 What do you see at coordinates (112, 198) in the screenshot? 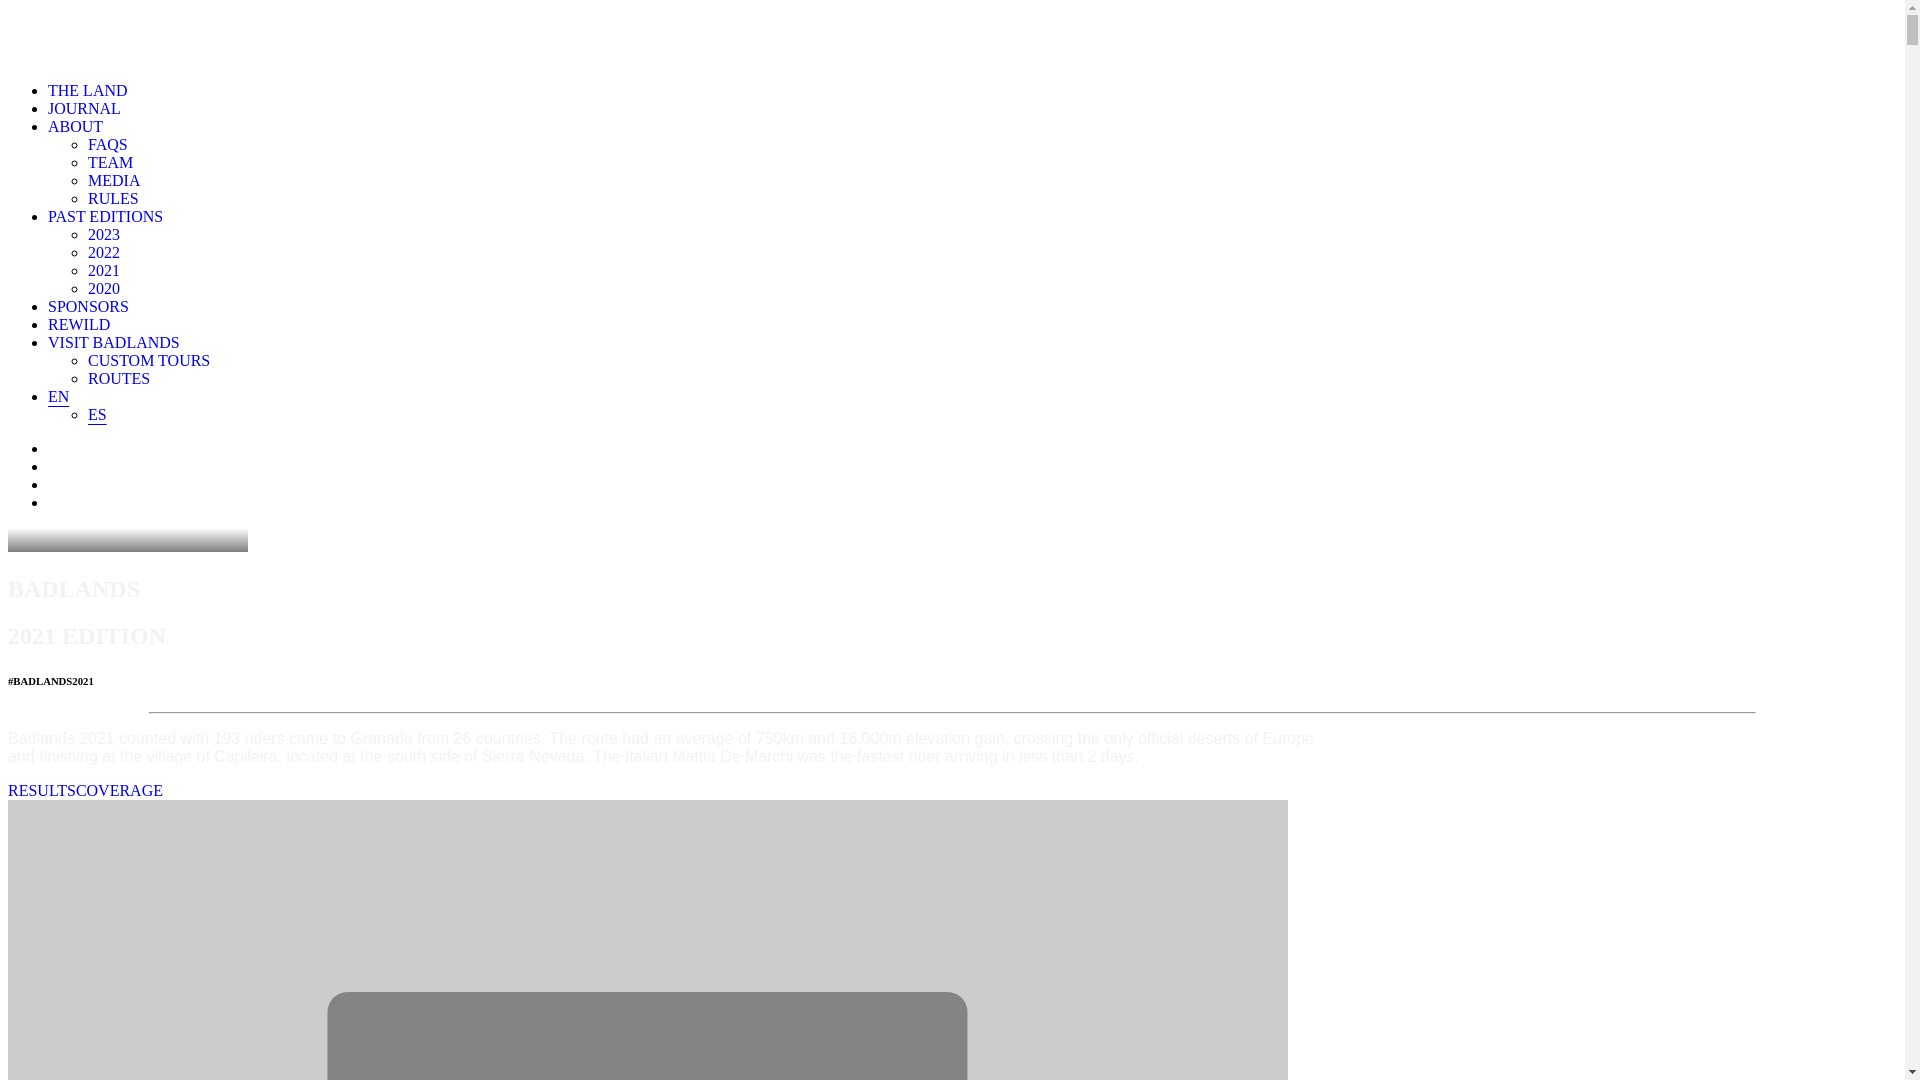
I see `'RULES'` at bounding box center [112, 198].